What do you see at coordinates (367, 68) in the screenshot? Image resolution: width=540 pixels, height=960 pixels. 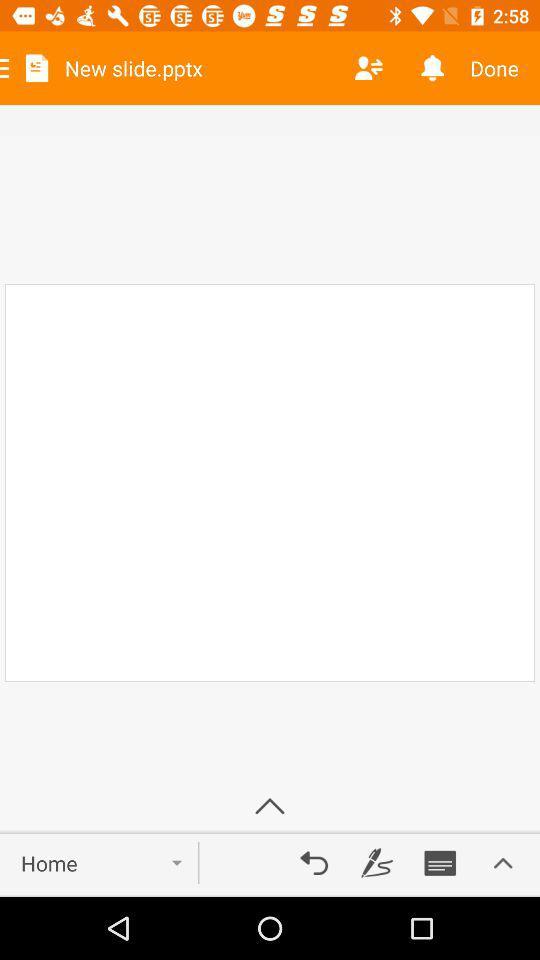 I see `item to the right of the new slide.pptx item` at bounding box center [367, 68].